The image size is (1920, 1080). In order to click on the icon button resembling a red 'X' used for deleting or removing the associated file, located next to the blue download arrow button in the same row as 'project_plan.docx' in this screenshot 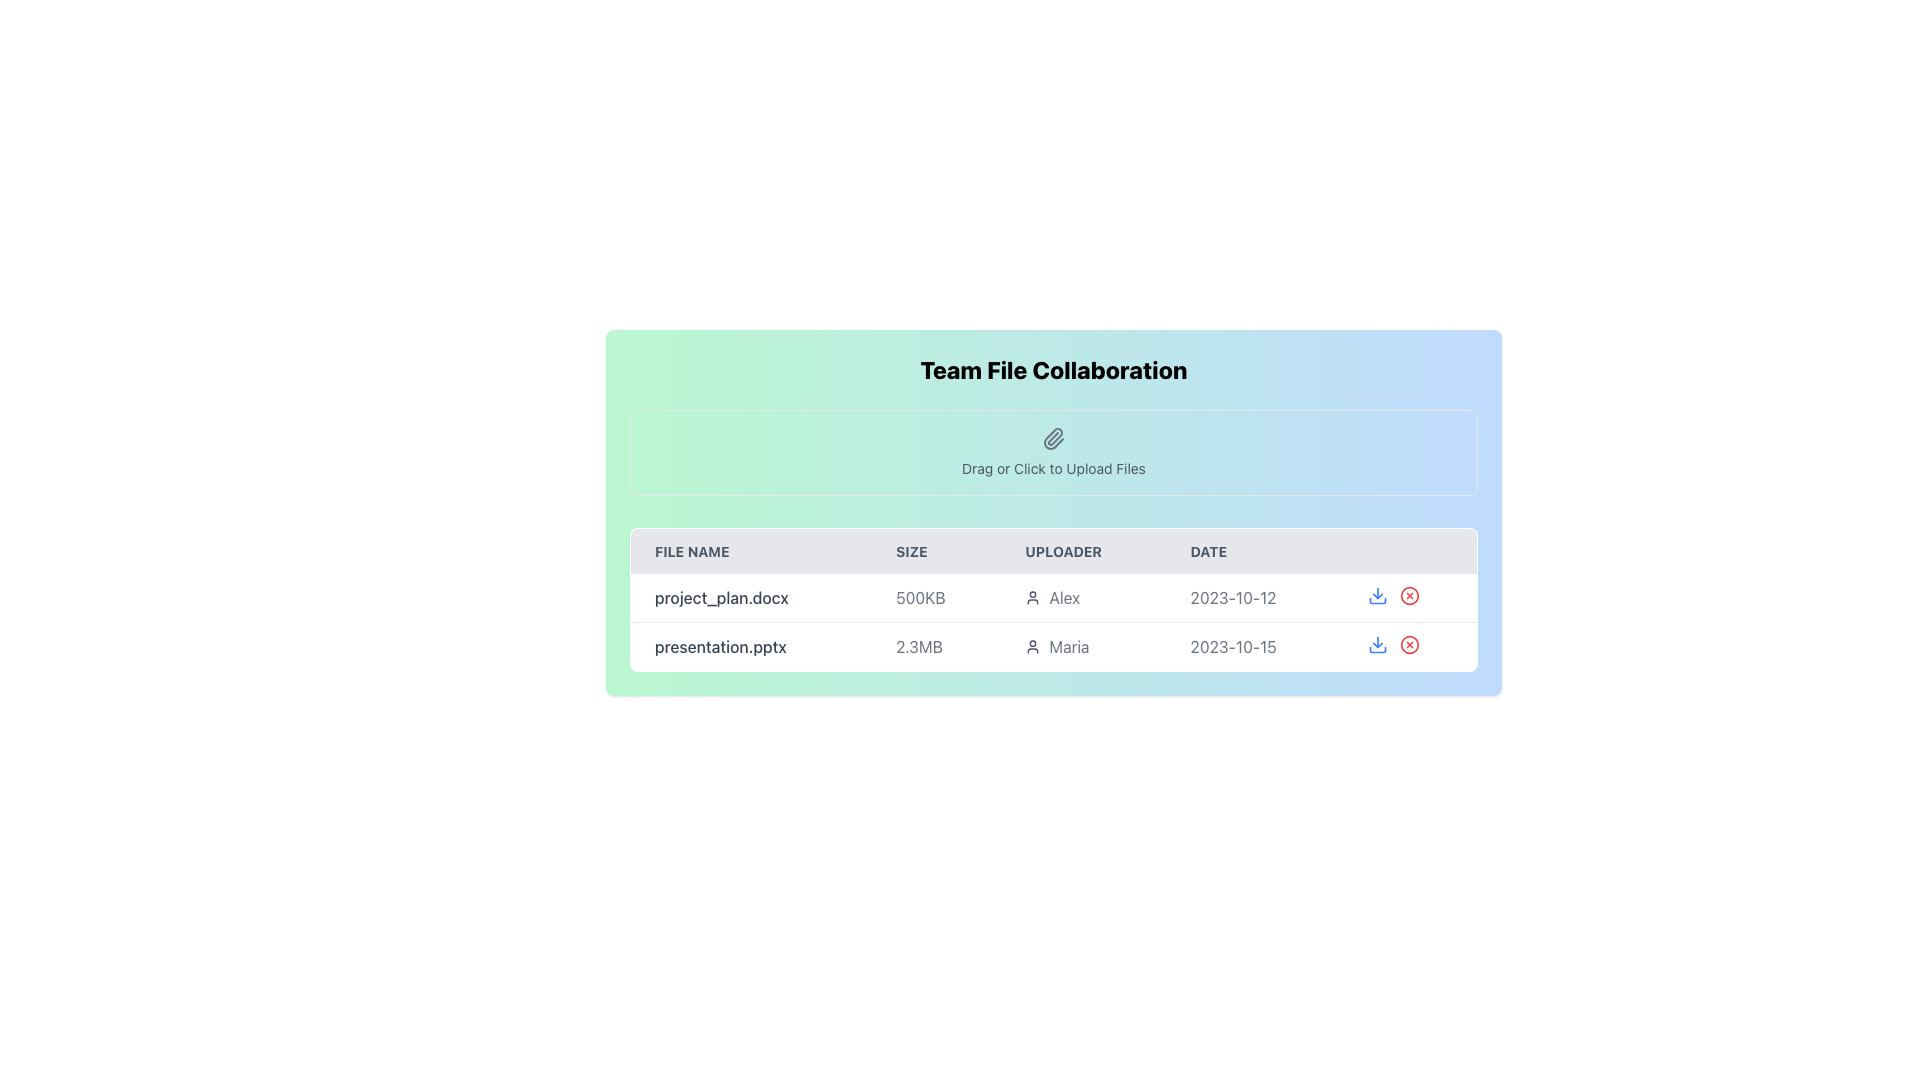, I will do `click(1409, 595)`.